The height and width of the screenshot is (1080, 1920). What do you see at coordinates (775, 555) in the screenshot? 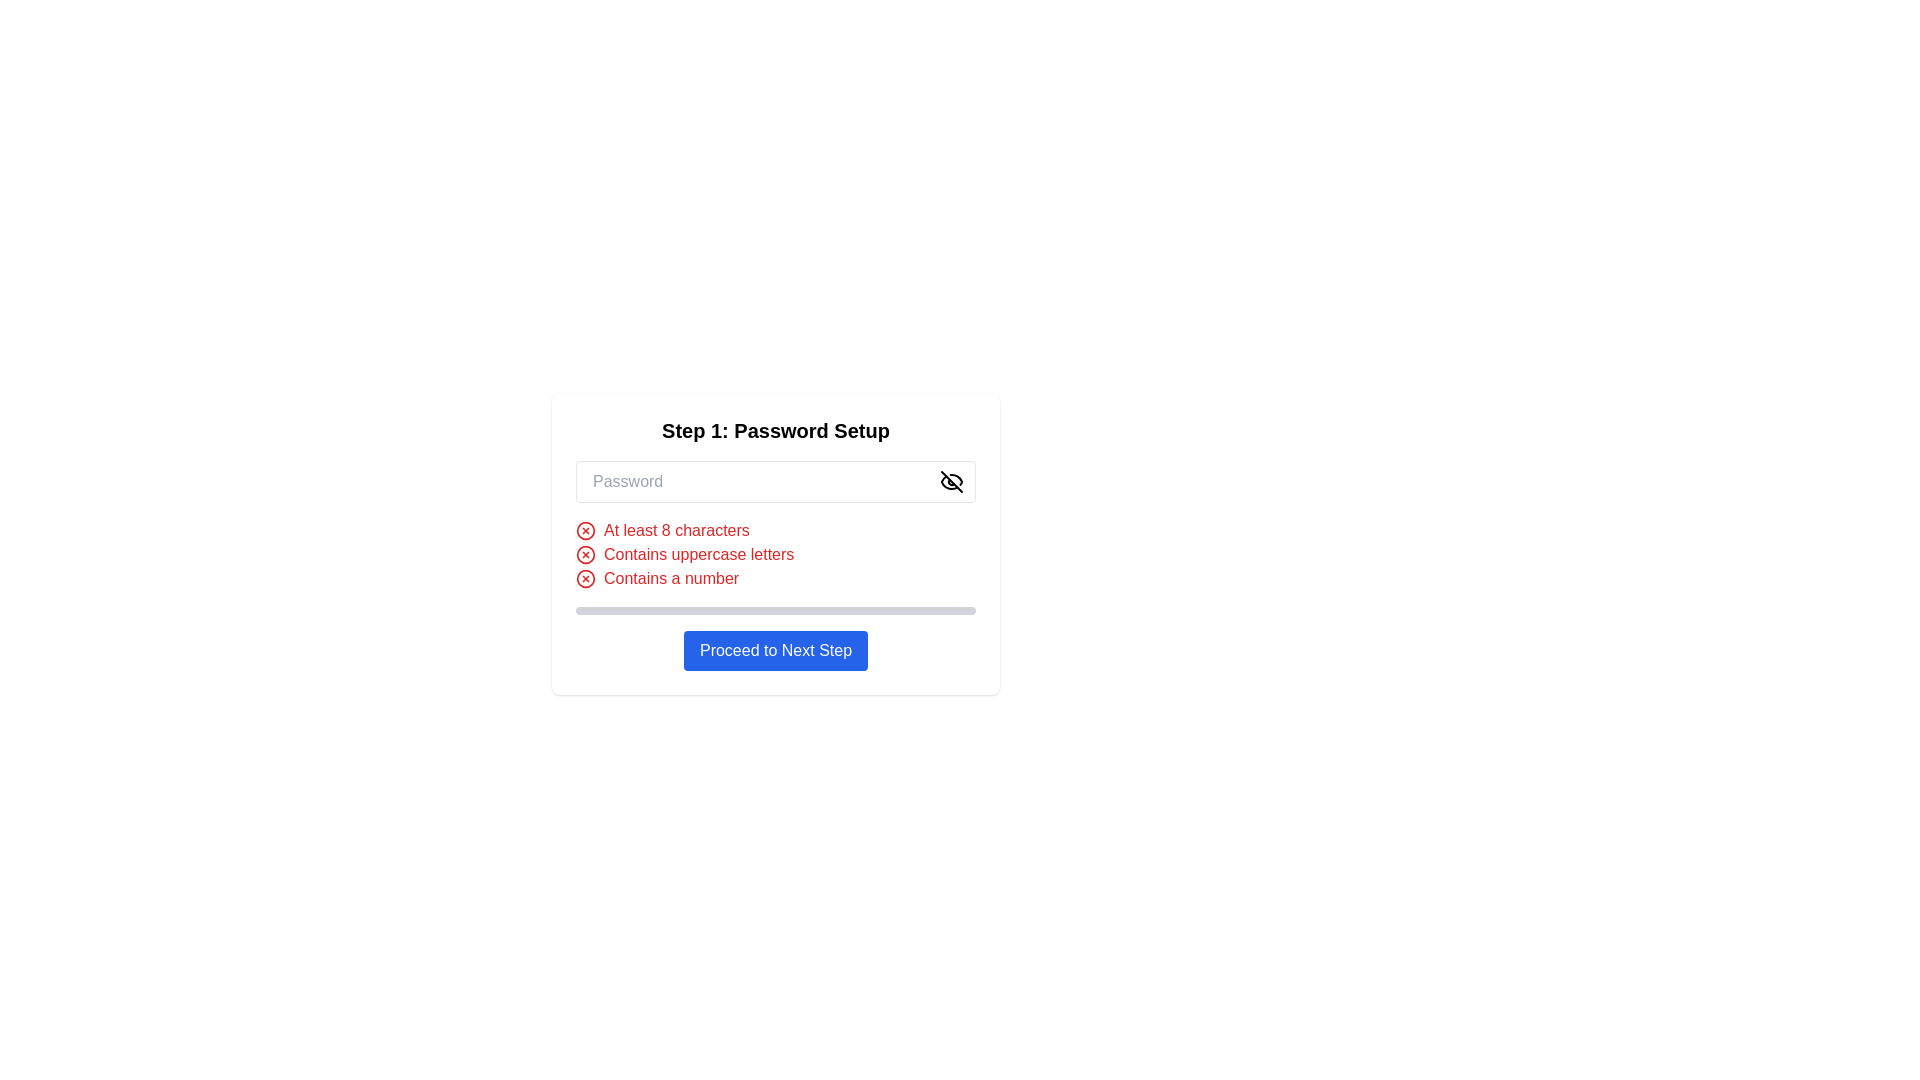
I see `the textual information component that lists conditions for password requirements, which includes labels such as 'At least 8 characters,' 'Contains uppercase letters,' and 'Contains a number.'` at bounding box center [775, 555].